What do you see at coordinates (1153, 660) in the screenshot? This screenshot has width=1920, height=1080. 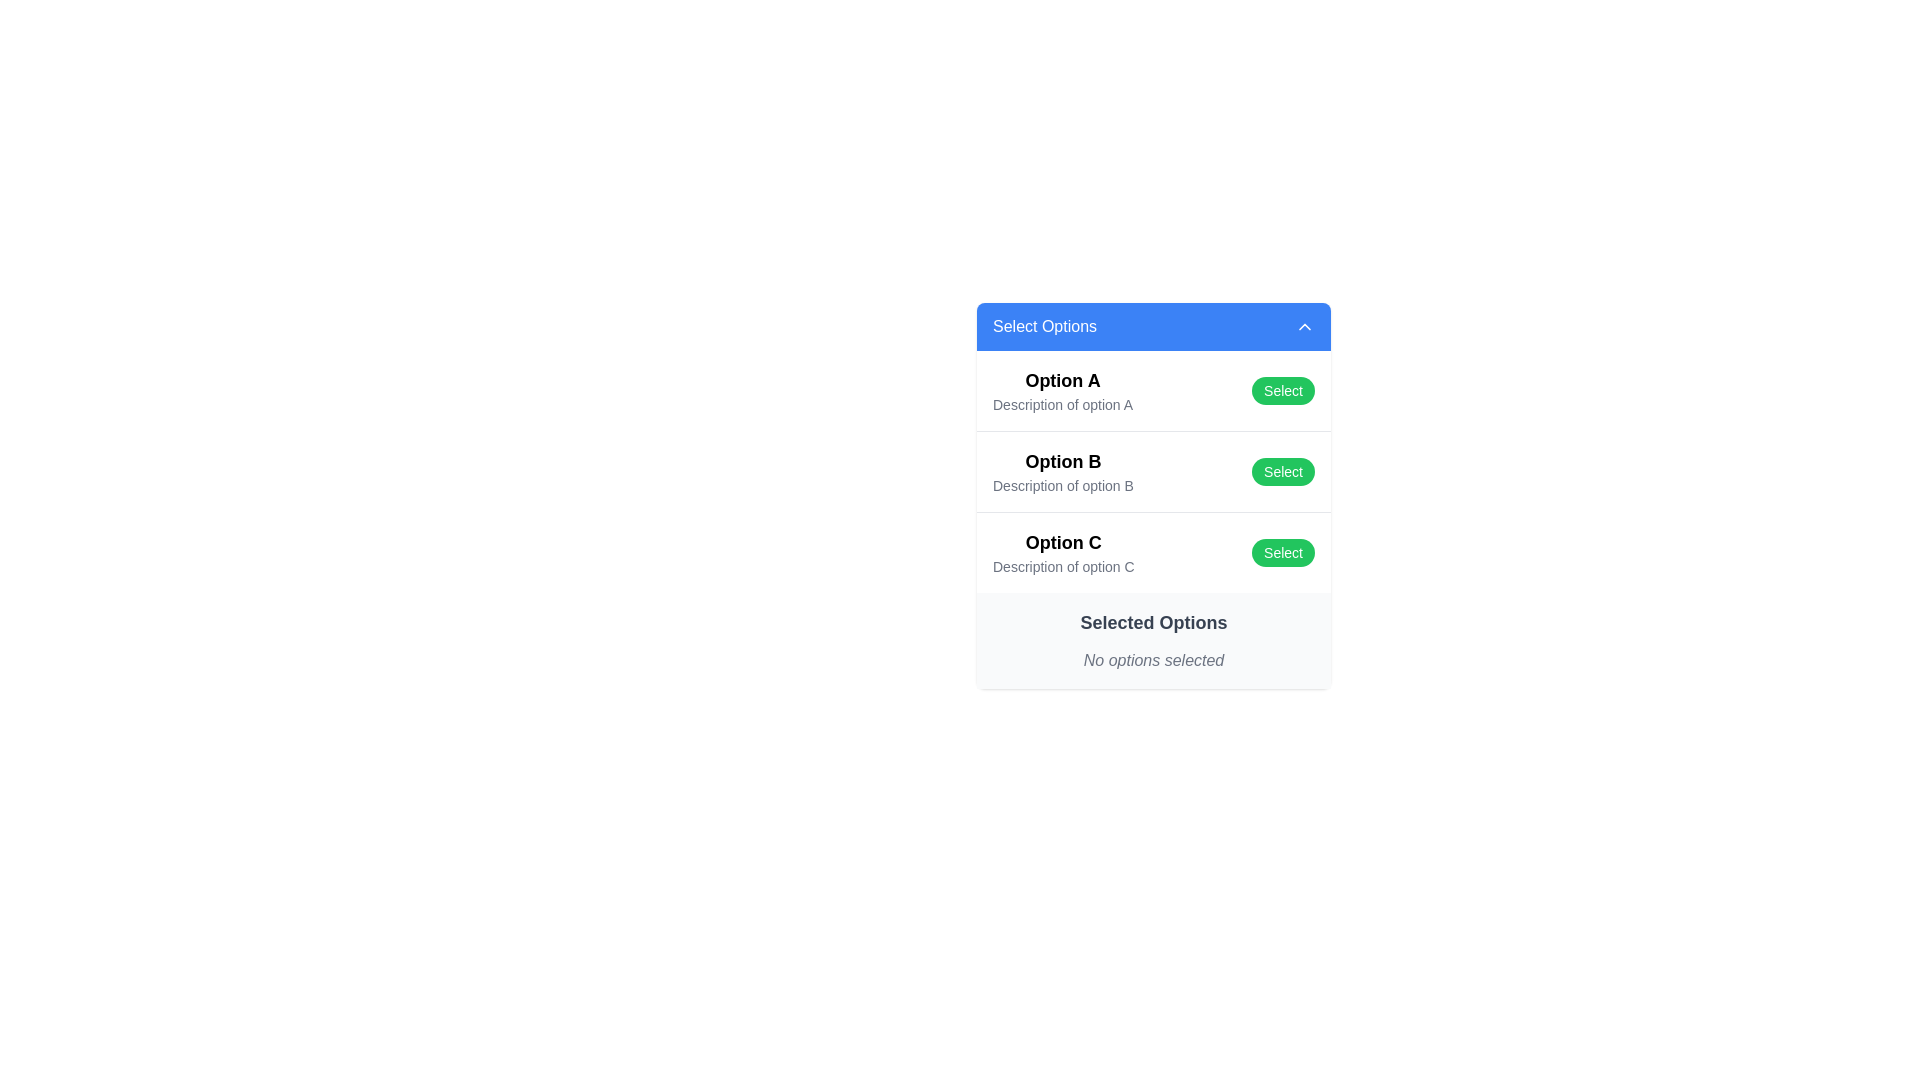 I see `the text label displaying 'No options selected' in a subdued gray color, located below the 'Selected Options' header in the lower part of a segmented panel` at bounding box center [1153, 660].